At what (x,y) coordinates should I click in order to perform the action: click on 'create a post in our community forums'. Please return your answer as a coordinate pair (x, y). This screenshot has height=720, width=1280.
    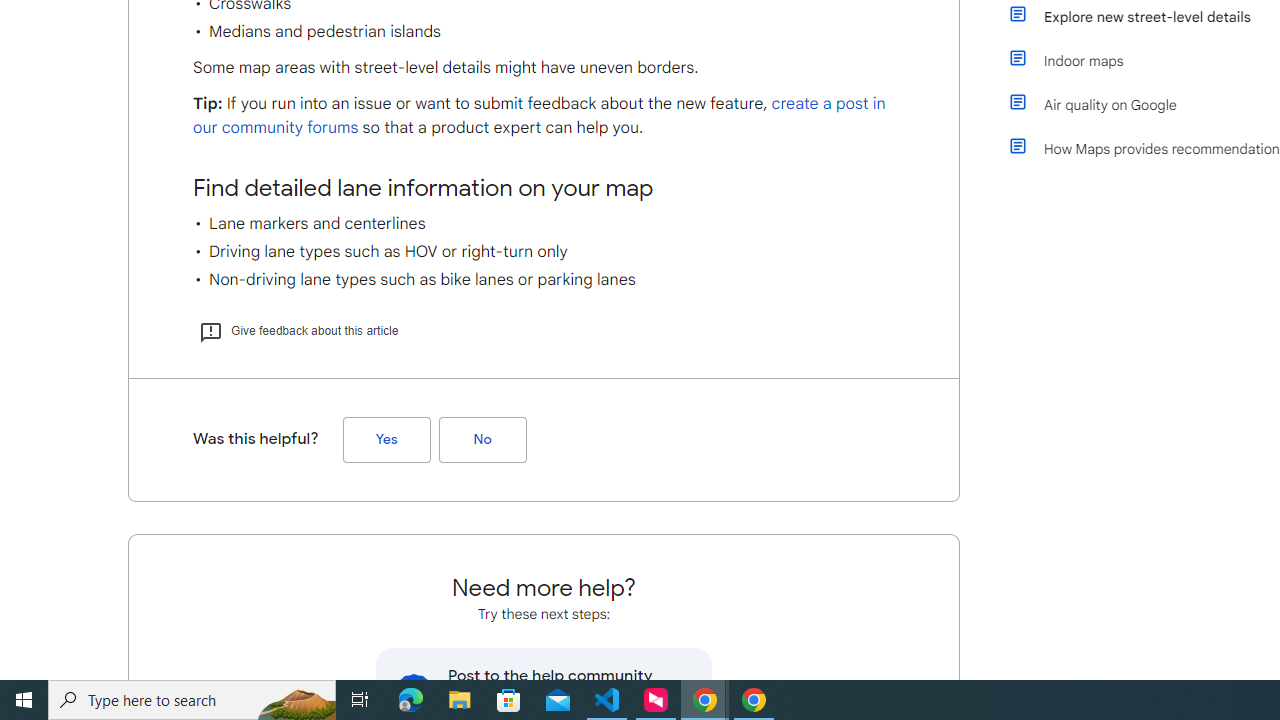
    Looking at the image, I should click on (539, 116).